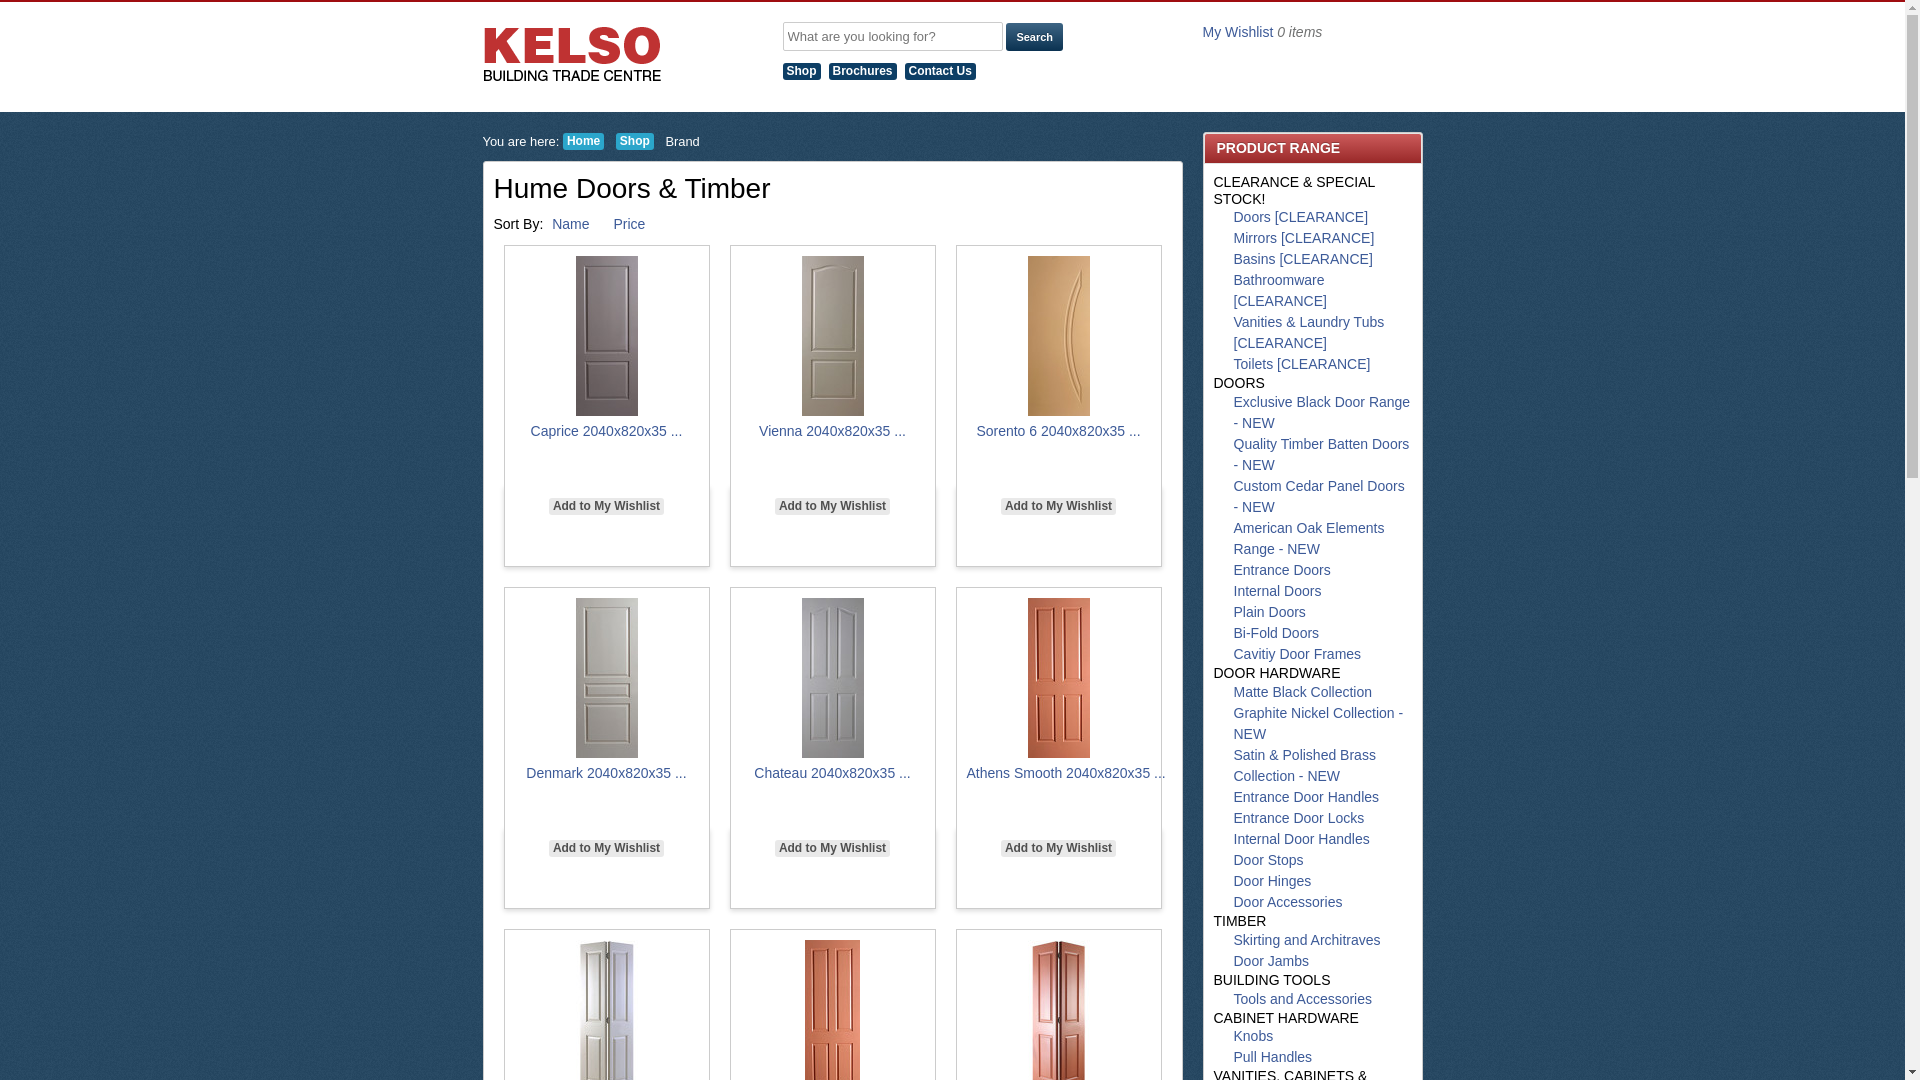  I want to click on 'Custom Cedar Panel Doors - NEW', so click(1319, 495).